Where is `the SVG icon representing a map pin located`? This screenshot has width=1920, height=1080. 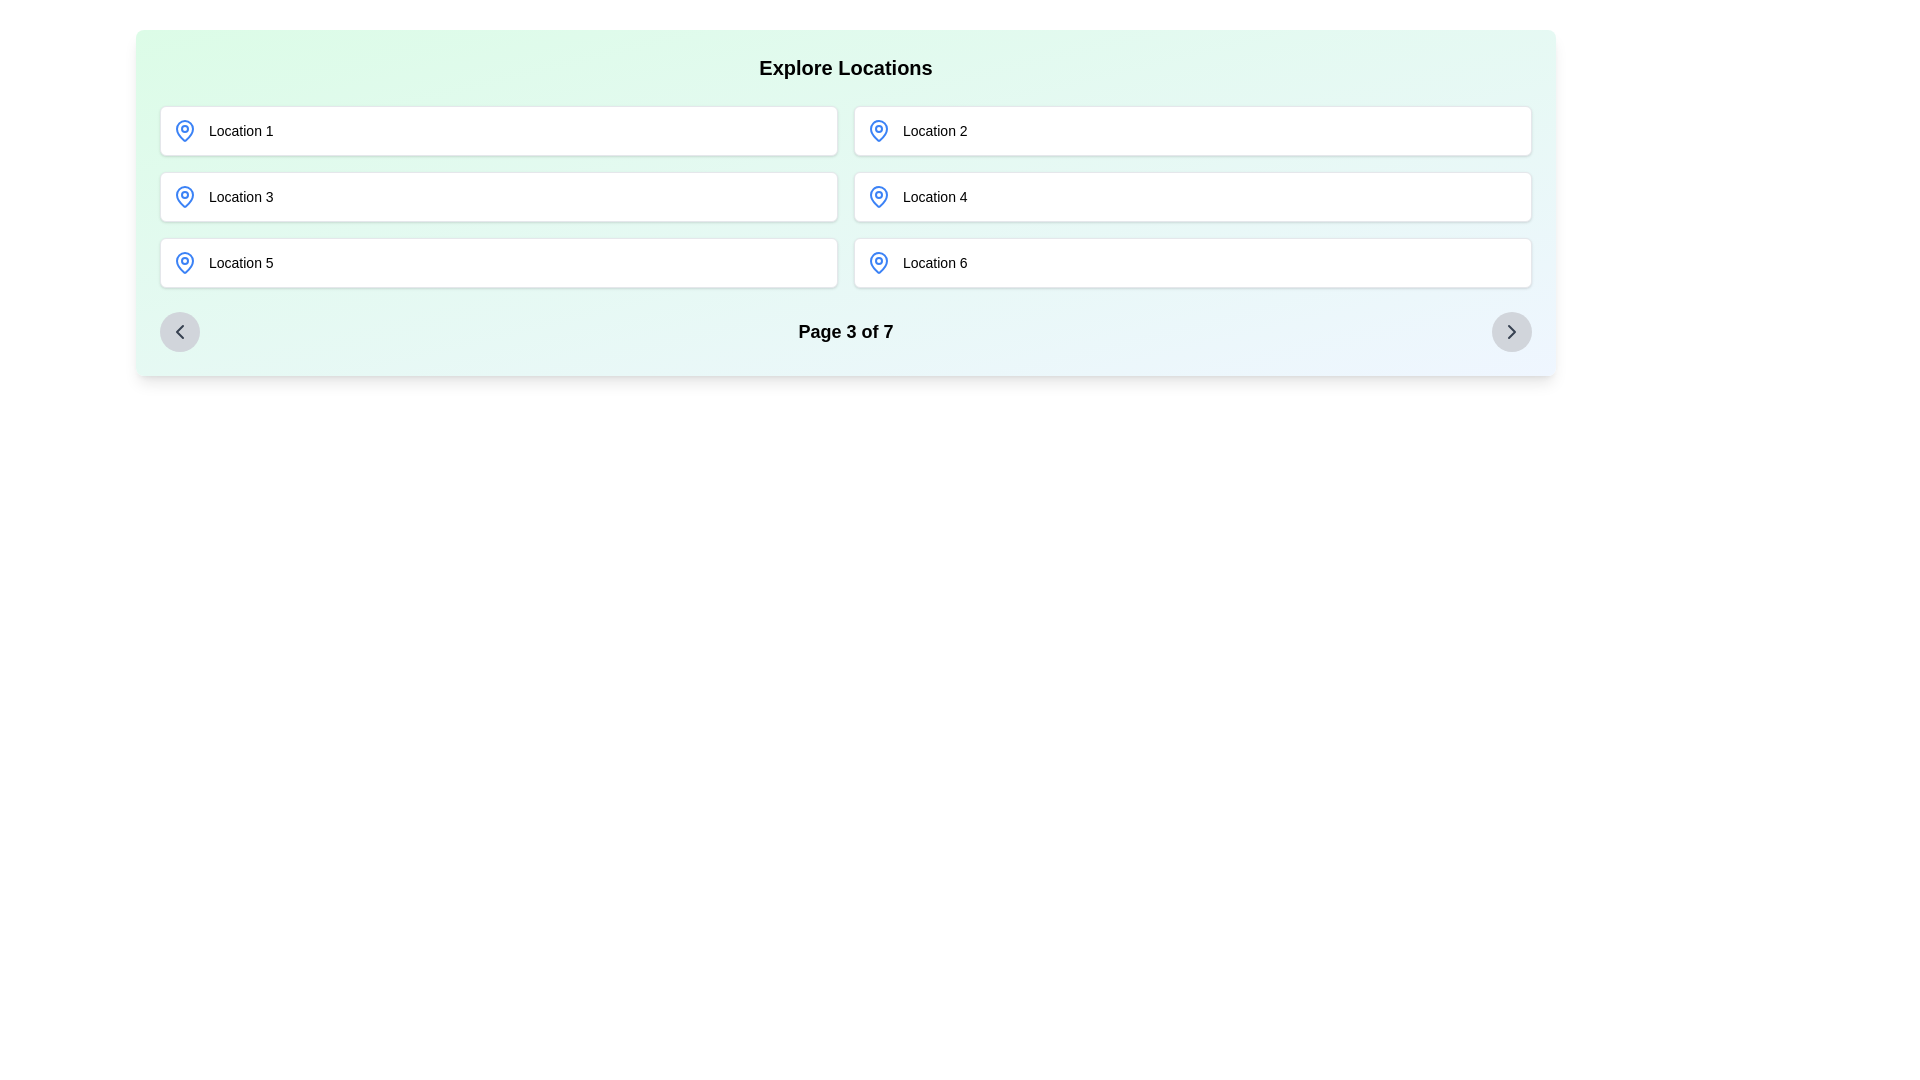
the SVG icon representing a map pin located is located at coordinates (185, 196).